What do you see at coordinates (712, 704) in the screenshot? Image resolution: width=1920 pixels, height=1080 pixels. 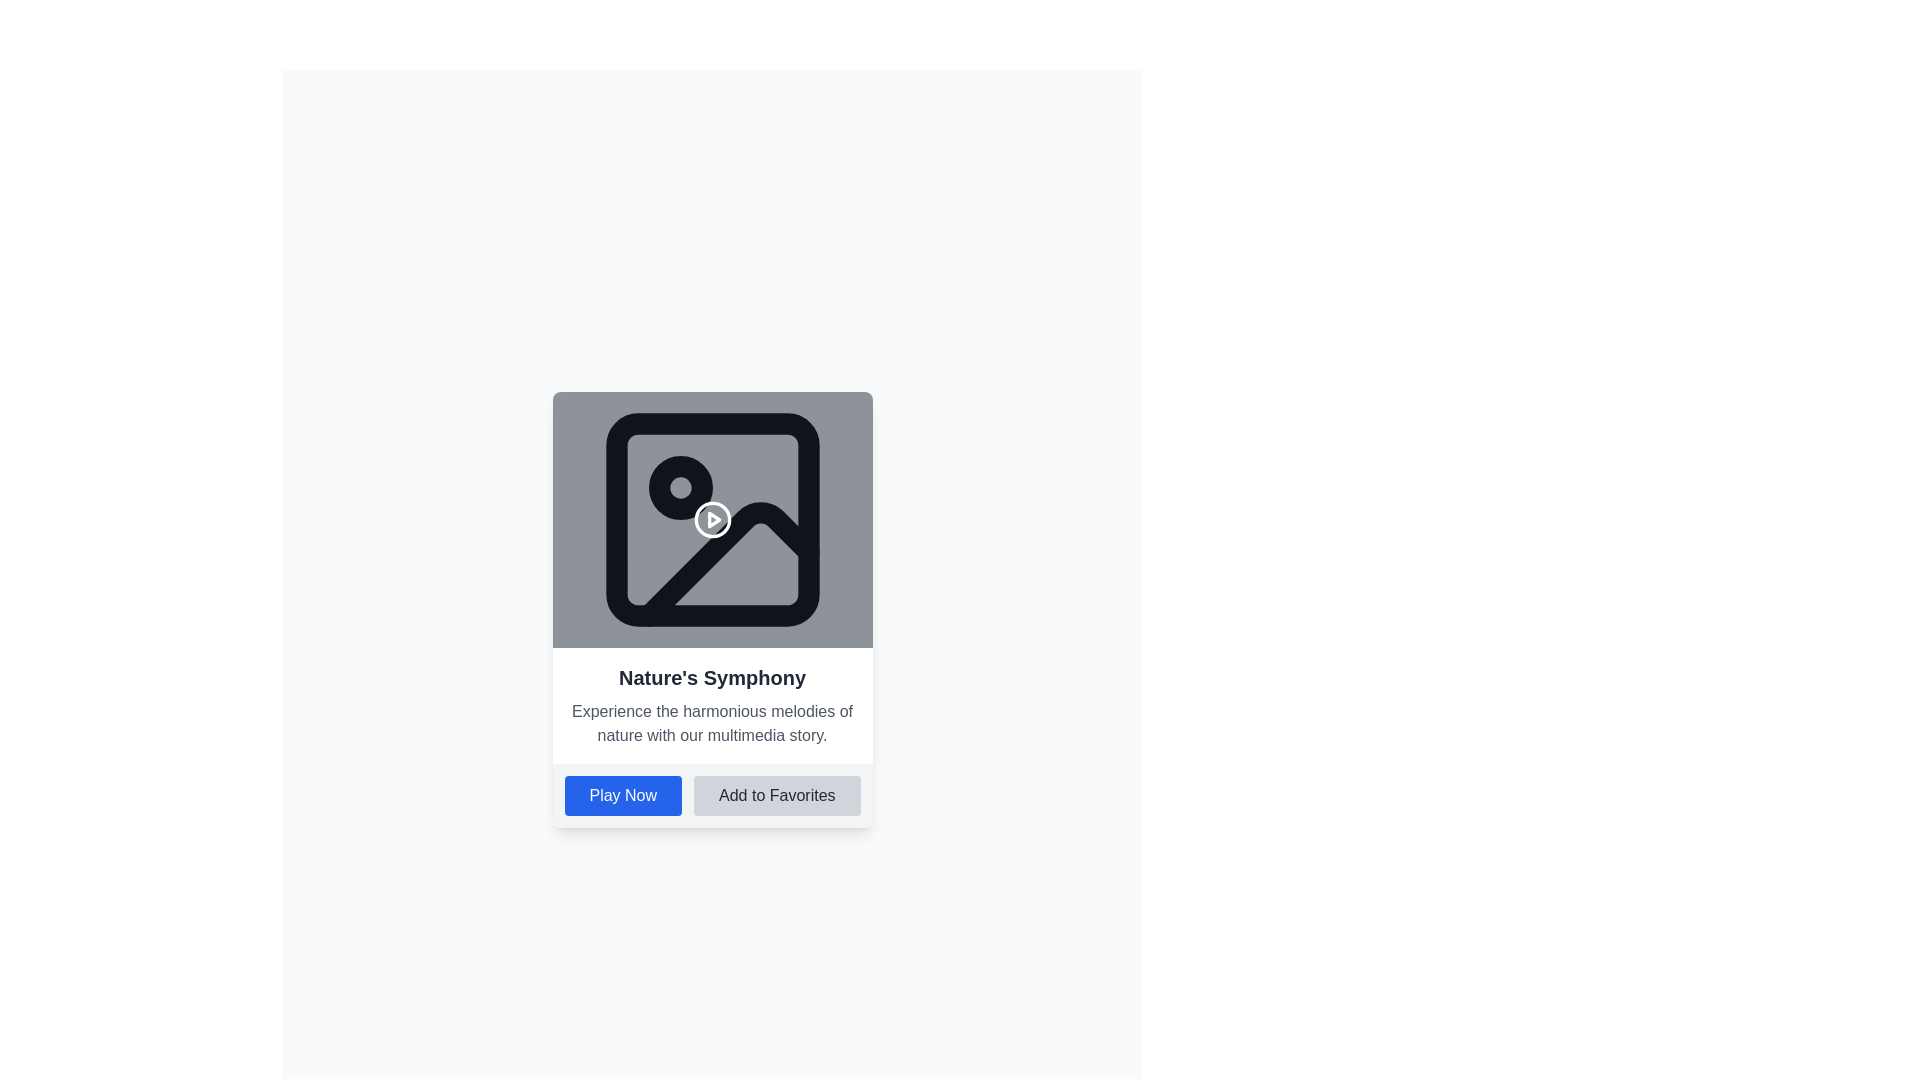 I see `the informational text block that contains a heading and a paragraph, which is positioned below an image placeholder and above the 'Play Now' and 'Add to Favorites' buttons` at bounding box center [712, 704].